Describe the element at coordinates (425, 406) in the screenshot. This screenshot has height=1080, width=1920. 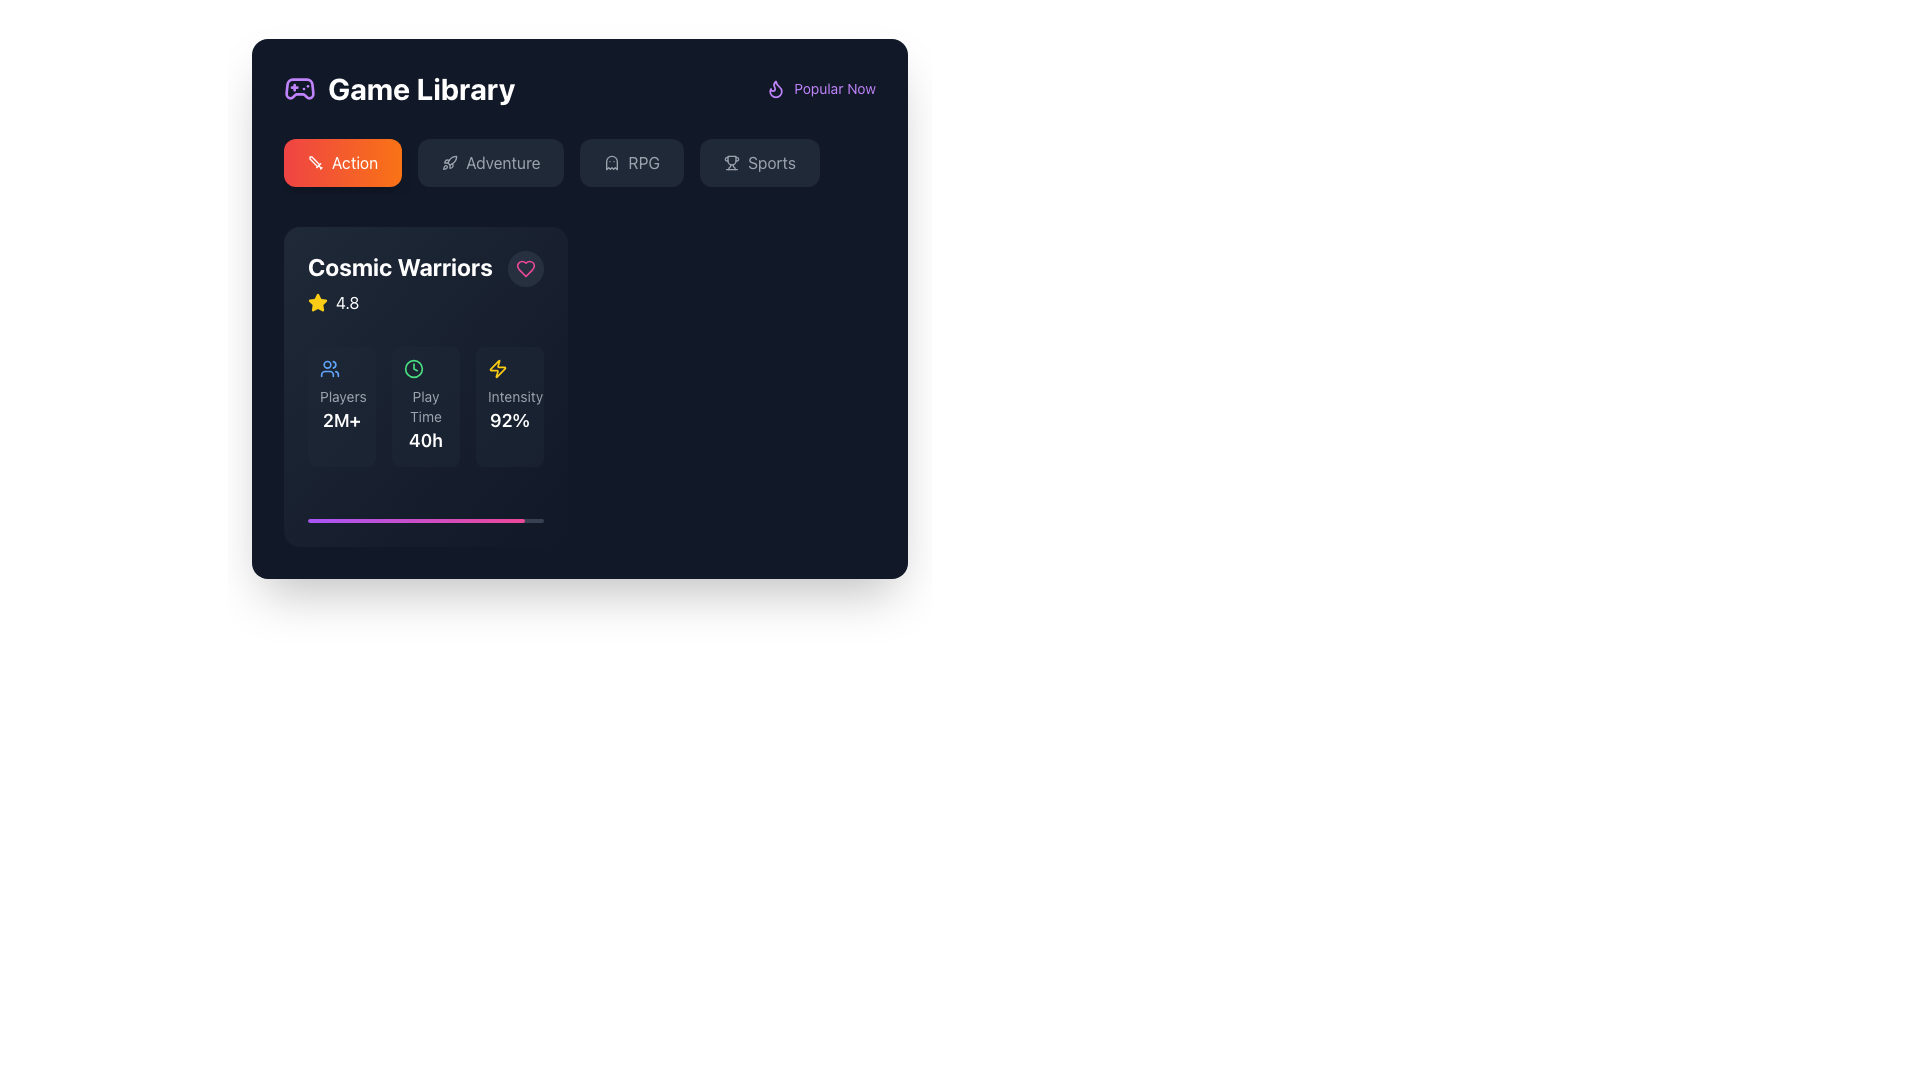
I see `the Informational display section containing metrics for the game 'Cosmic Warriors', located in the bottom half of the card` at that location.